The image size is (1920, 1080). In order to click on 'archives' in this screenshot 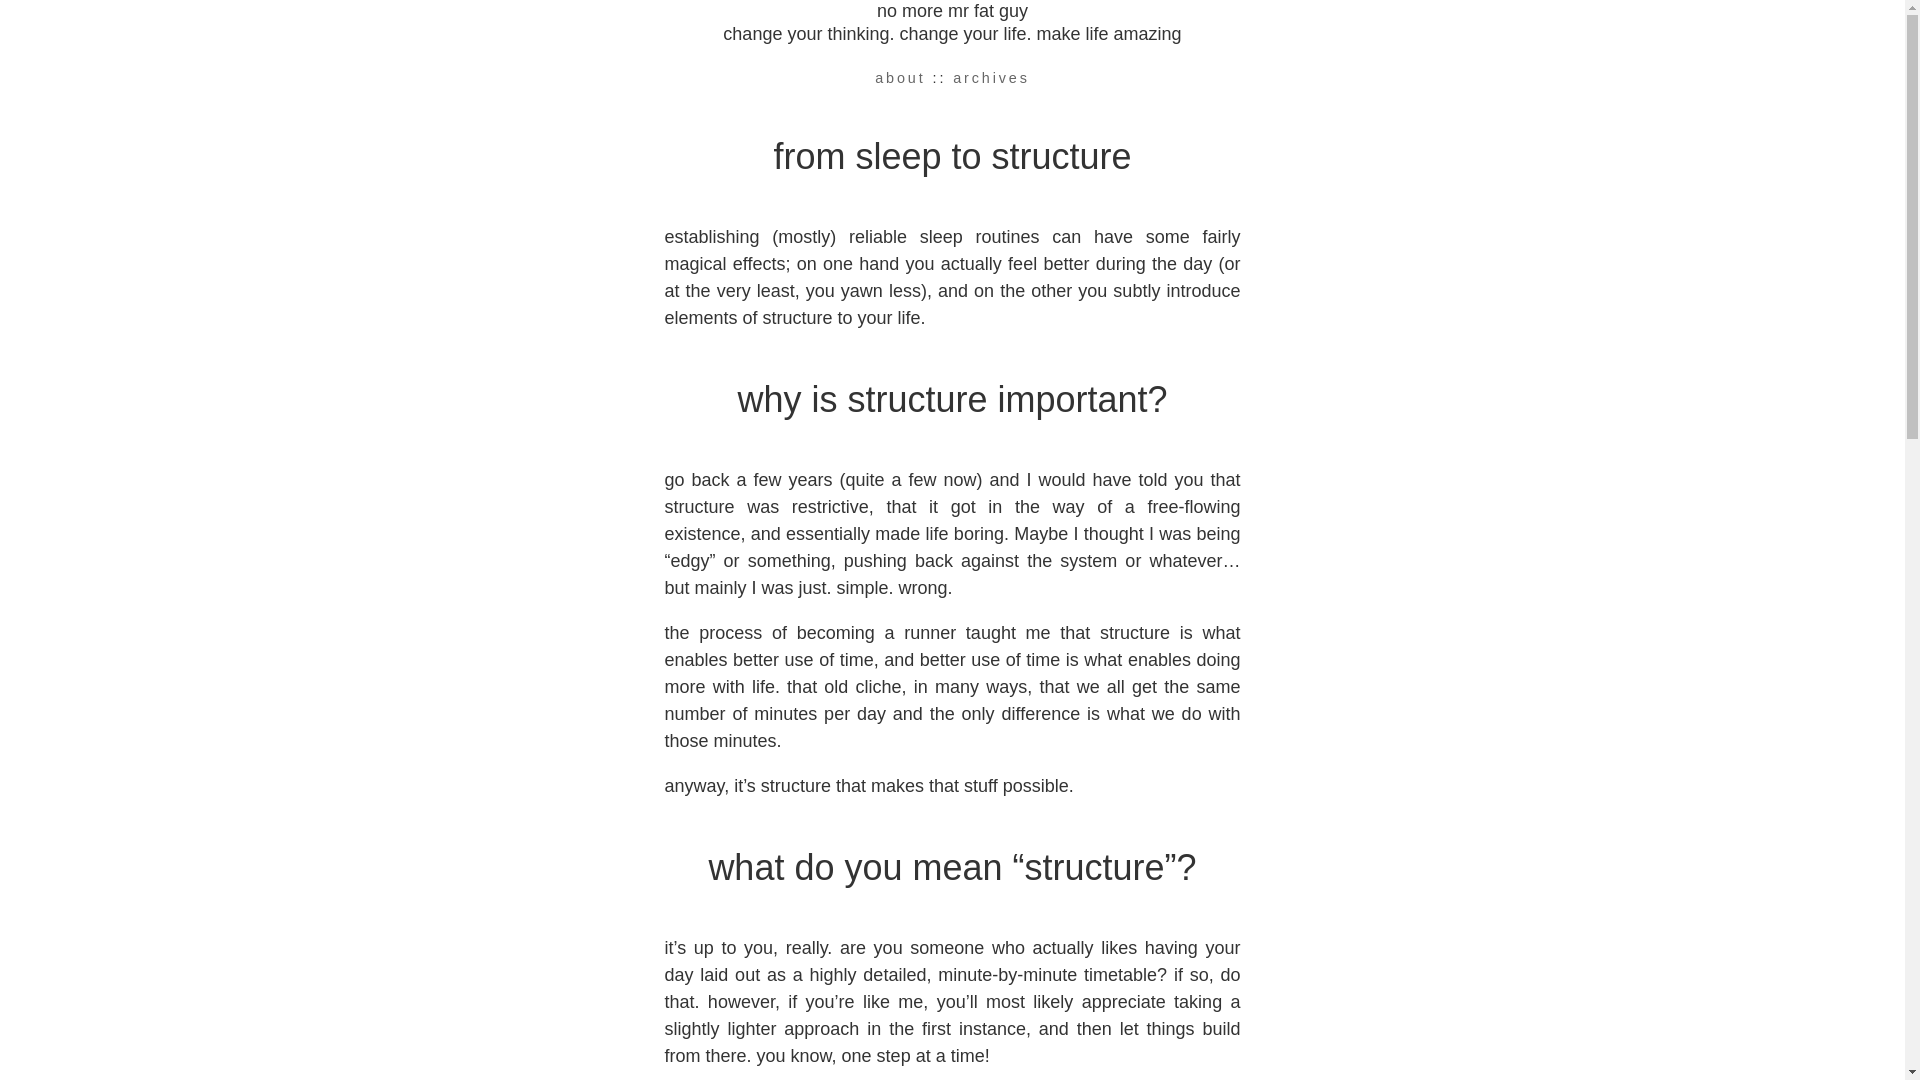, I will do `click(991, 76)`.